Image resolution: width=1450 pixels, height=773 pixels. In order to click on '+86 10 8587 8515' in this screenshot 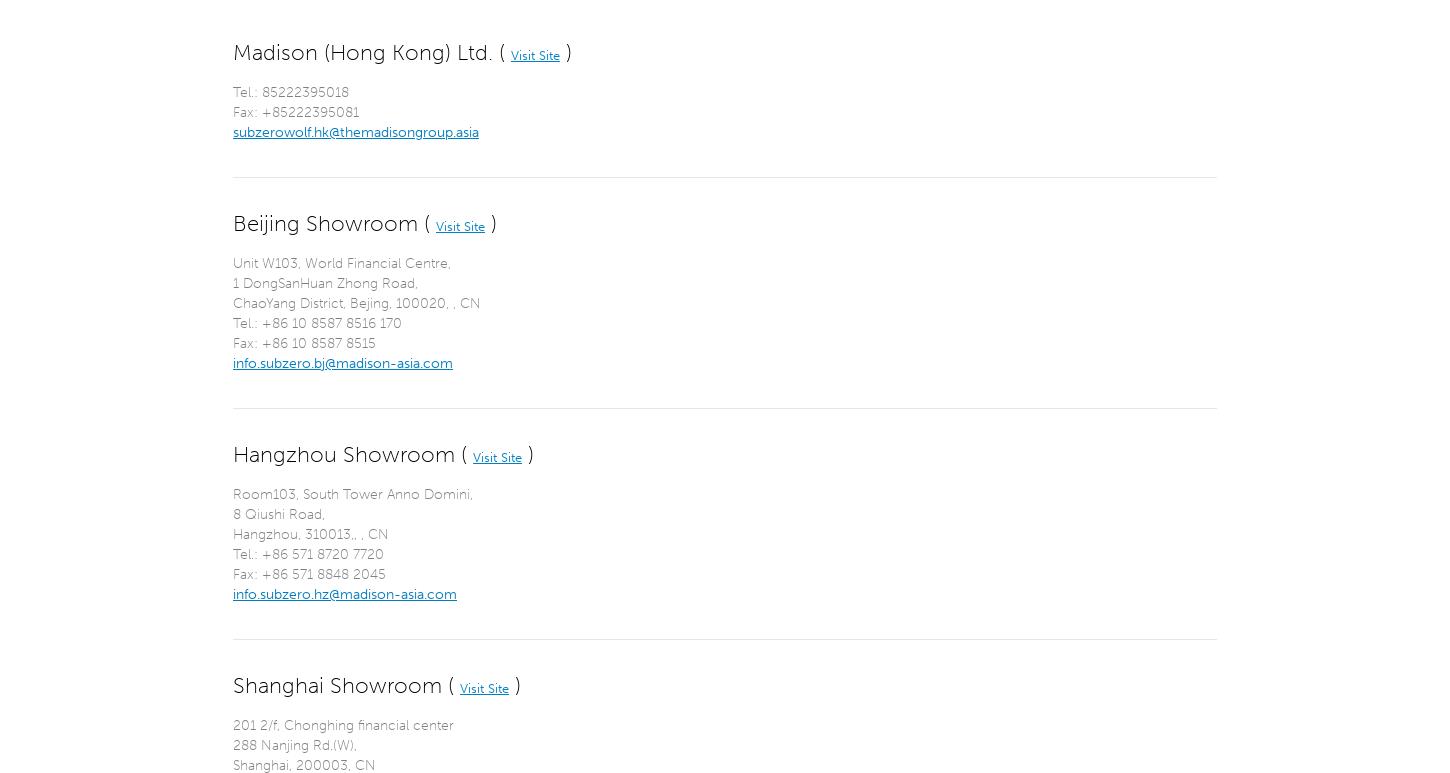, I will do `click(319, 342)`.